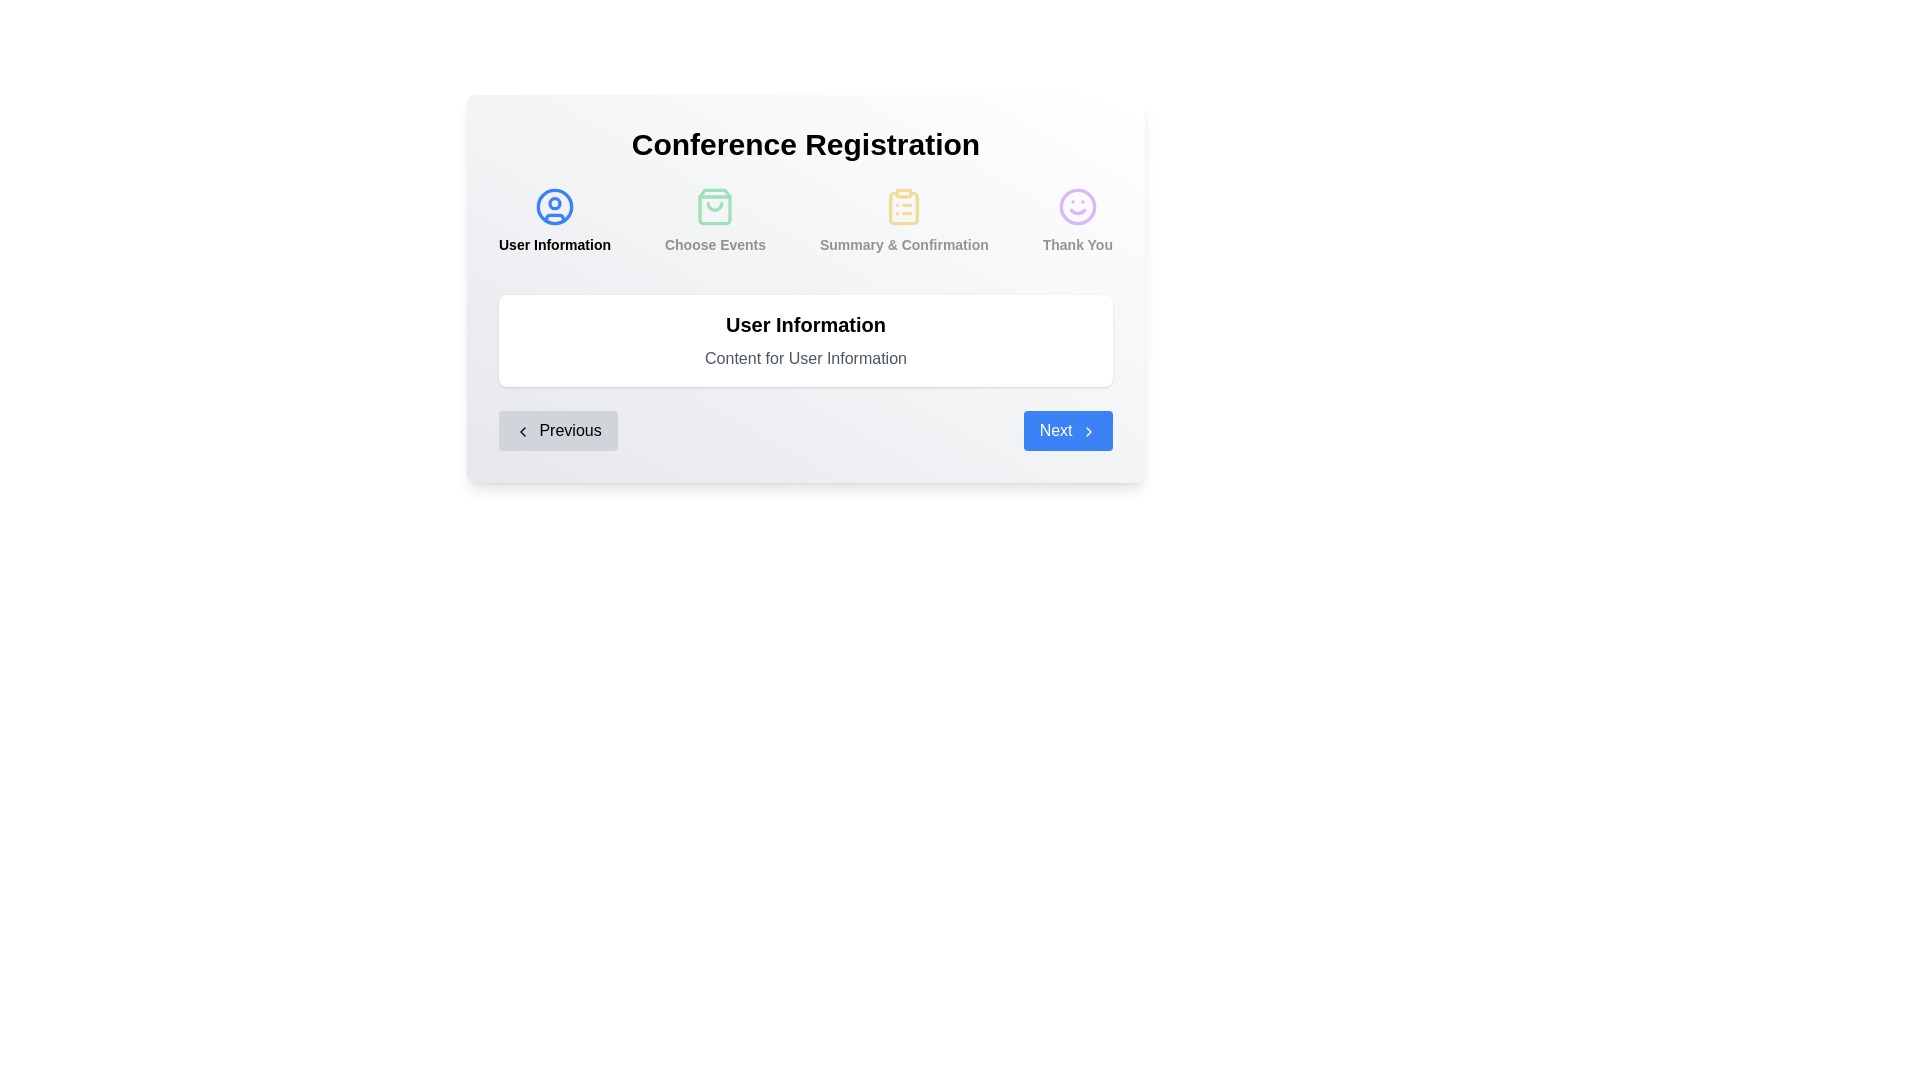  I want to click on the 'Next' button, which contains the chevron right icon for forward navigation, so click(1088, 430).